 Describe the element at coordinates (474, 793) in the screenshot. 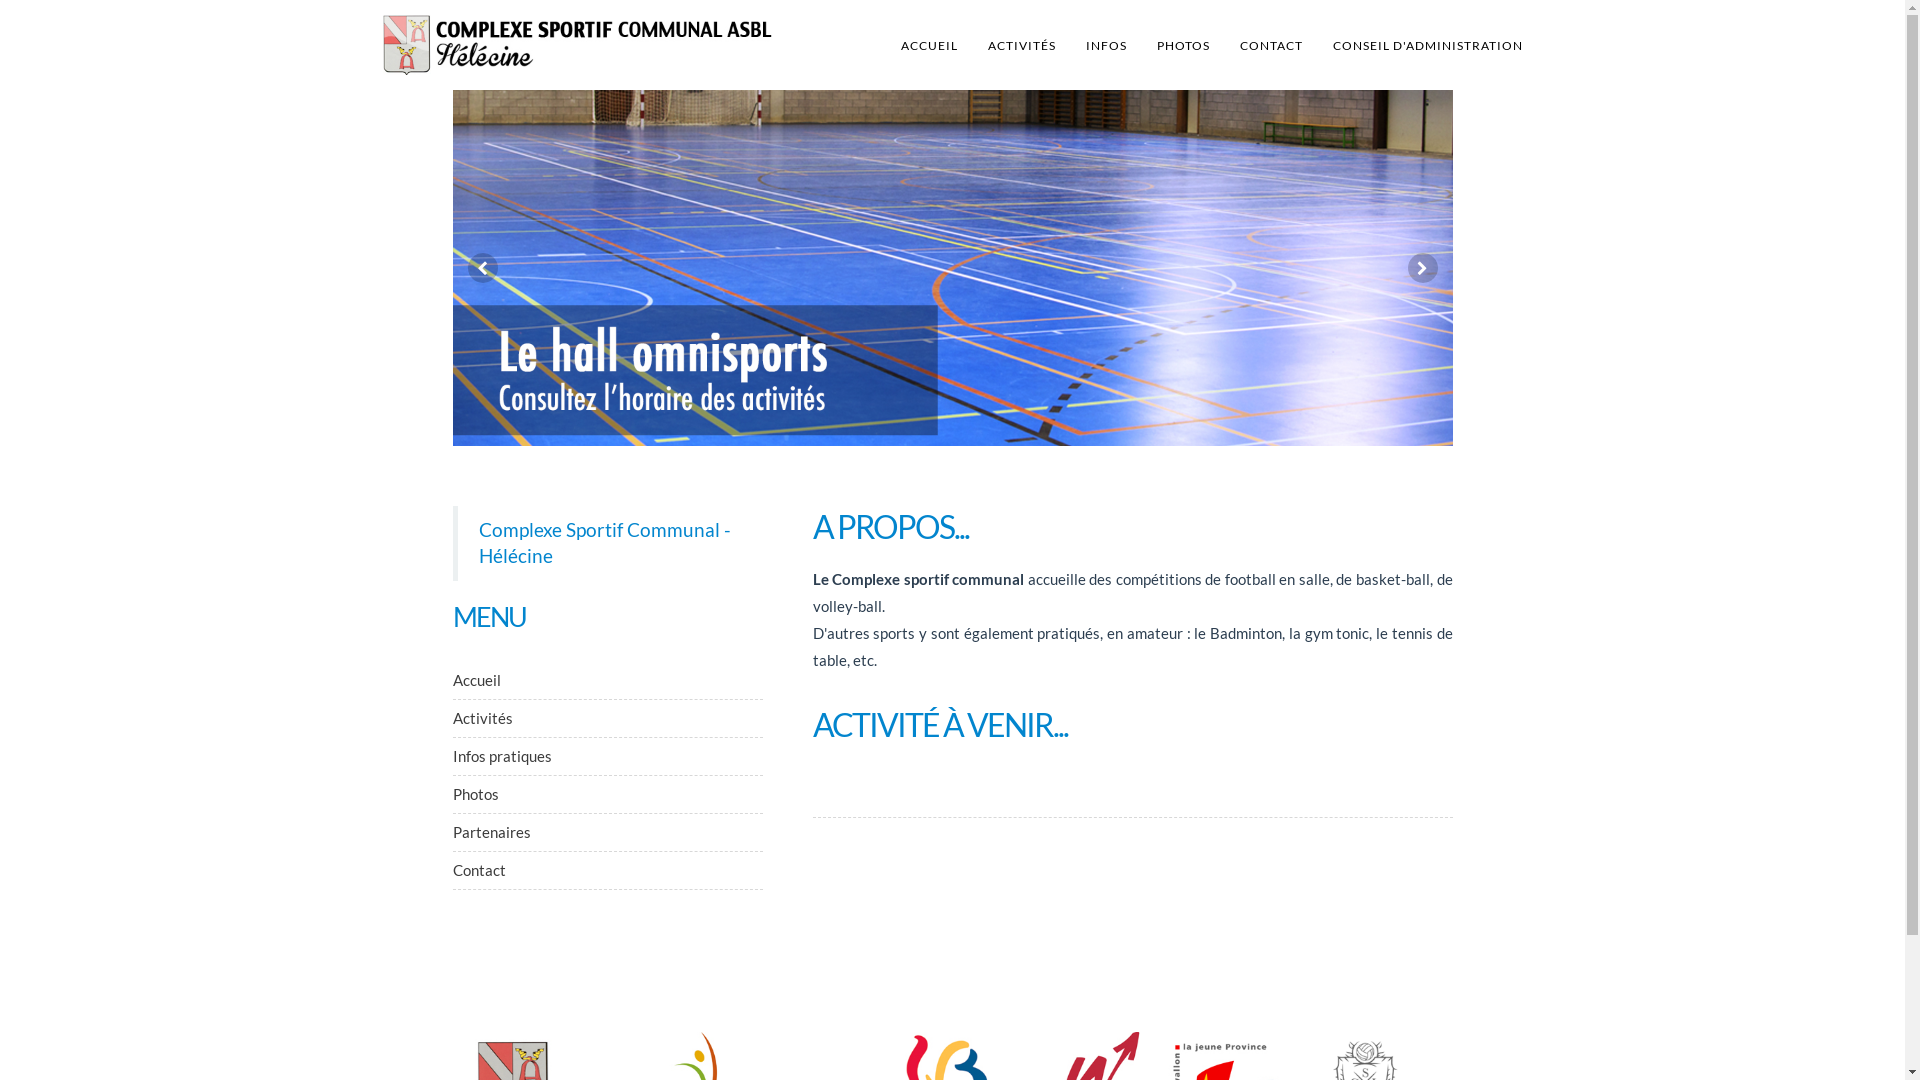

I see `'Photos'` at that location.